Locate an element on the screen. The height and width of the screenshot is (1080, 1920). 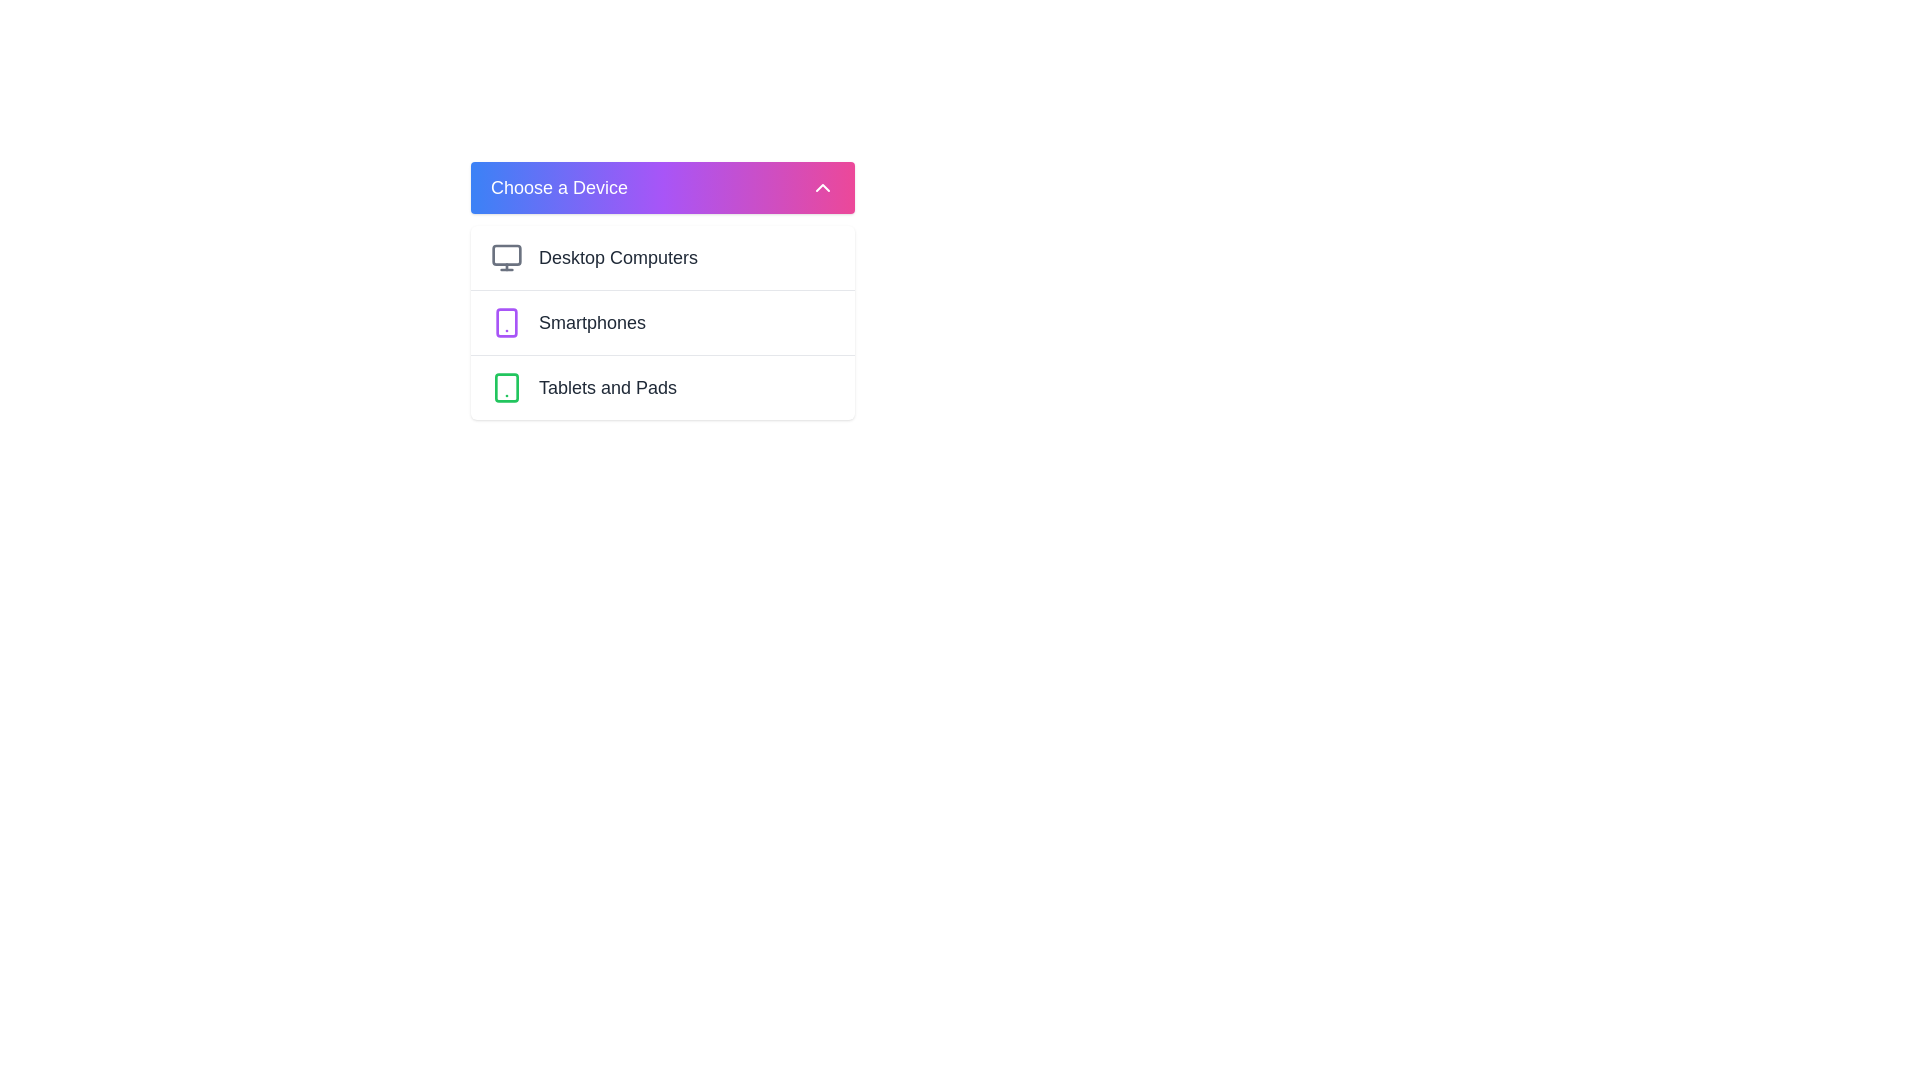
the 'Tablets and Pads' menu item icon, which is located on the left side of the menu alongside its text label is located at coordinates (507, 388).